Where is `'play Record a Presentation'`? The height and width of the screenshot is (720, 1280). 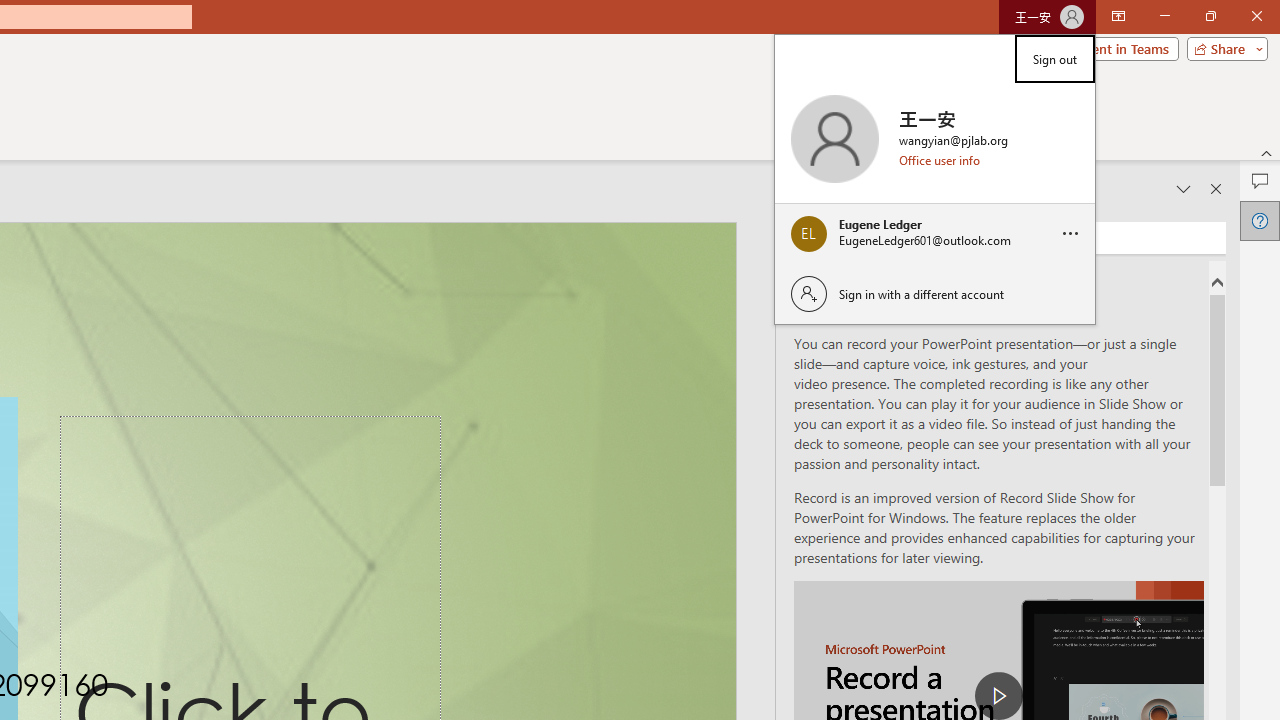 'play Record a Presentation' is located at coordinates (999, 694).